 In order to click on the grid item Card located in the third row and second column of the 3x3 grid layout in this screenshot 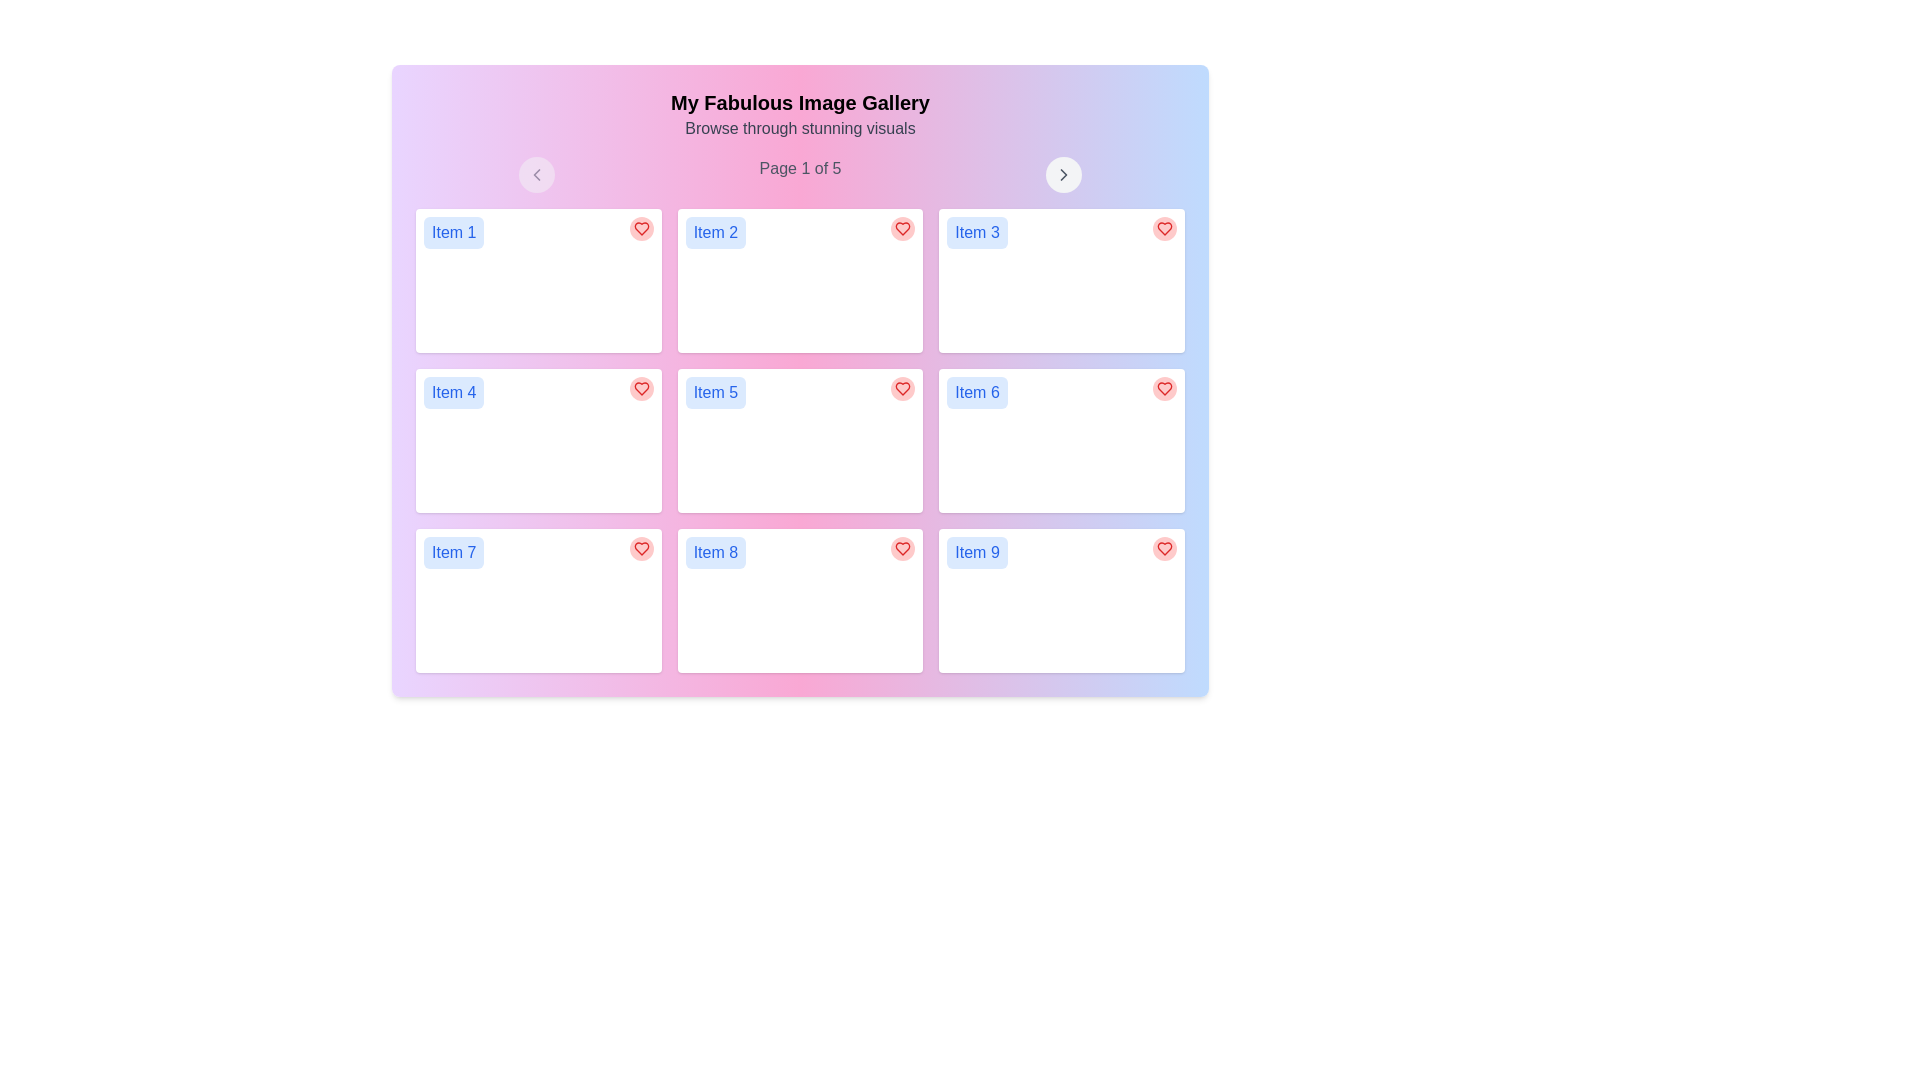, I will do `click(800, 600)`.